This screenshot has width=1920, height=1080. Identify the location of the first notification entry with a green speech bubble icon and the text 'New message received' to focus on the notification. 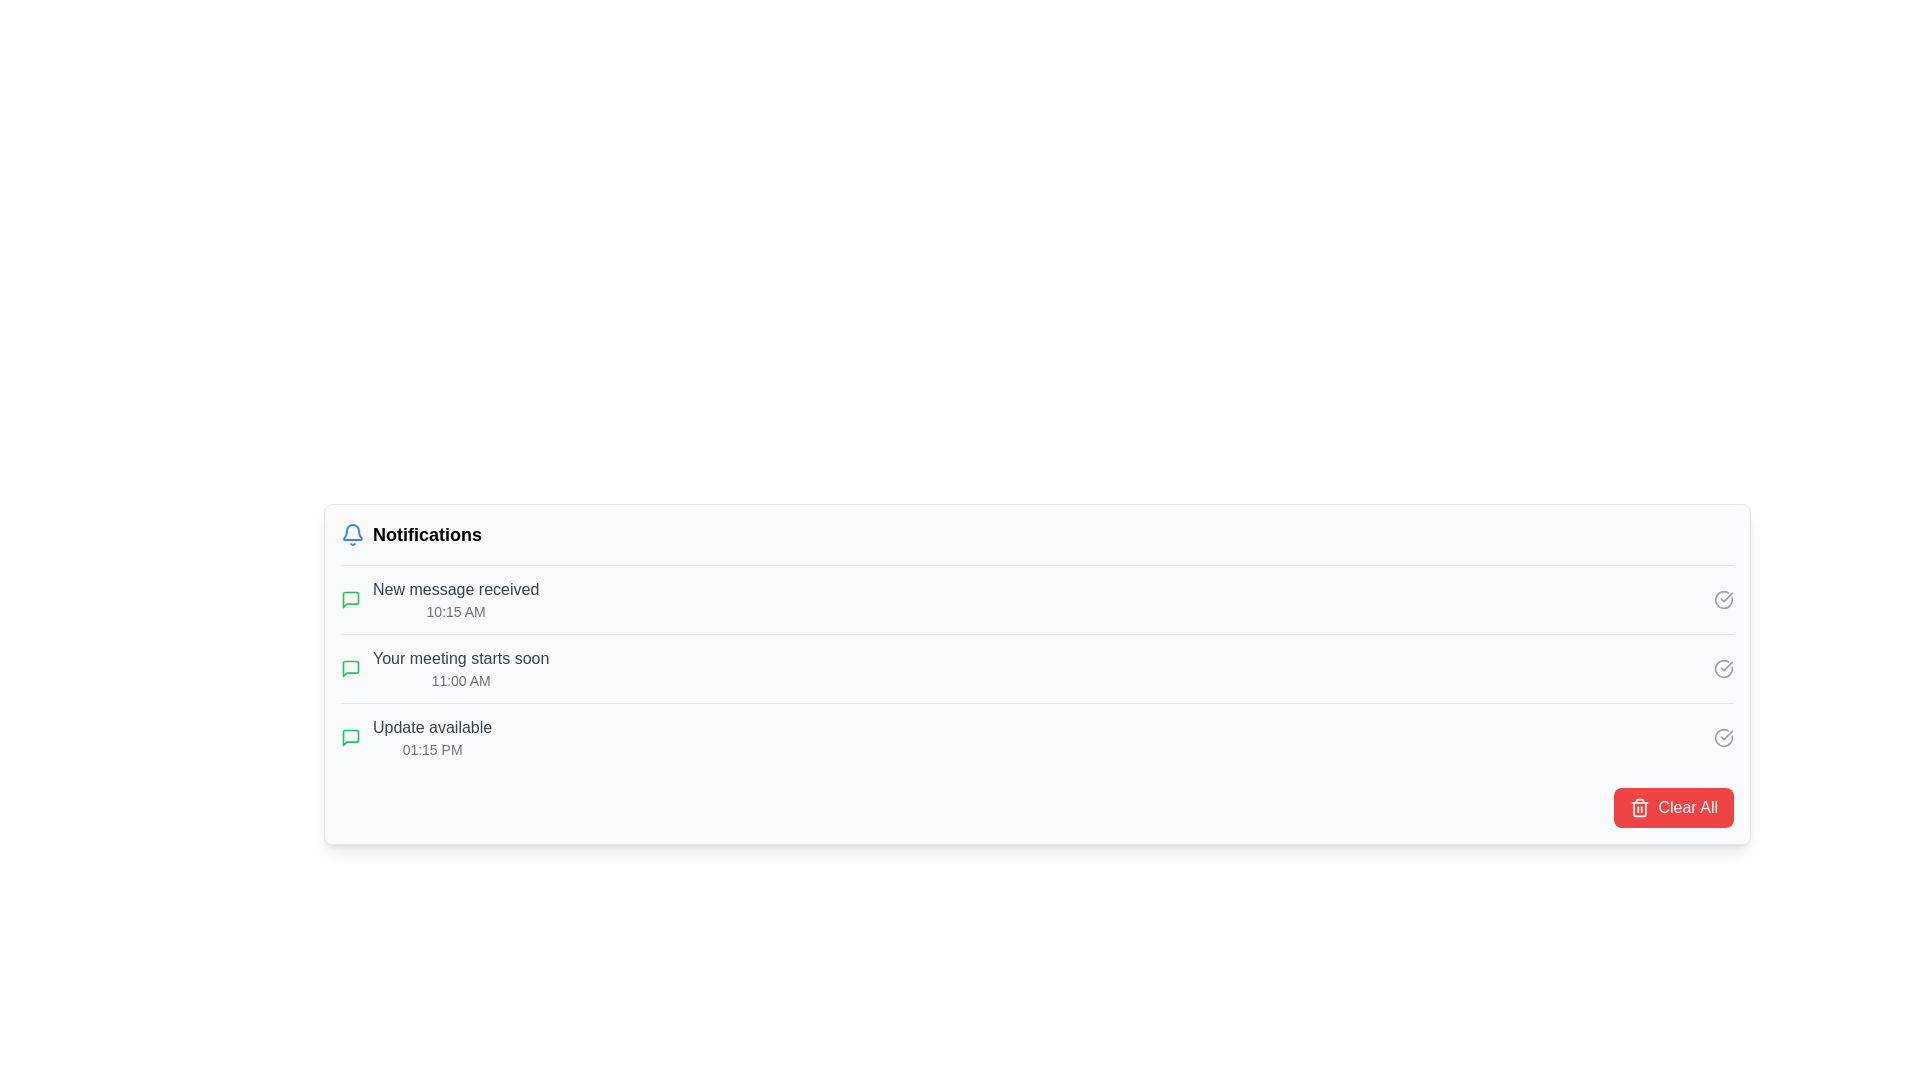
(439, 599).